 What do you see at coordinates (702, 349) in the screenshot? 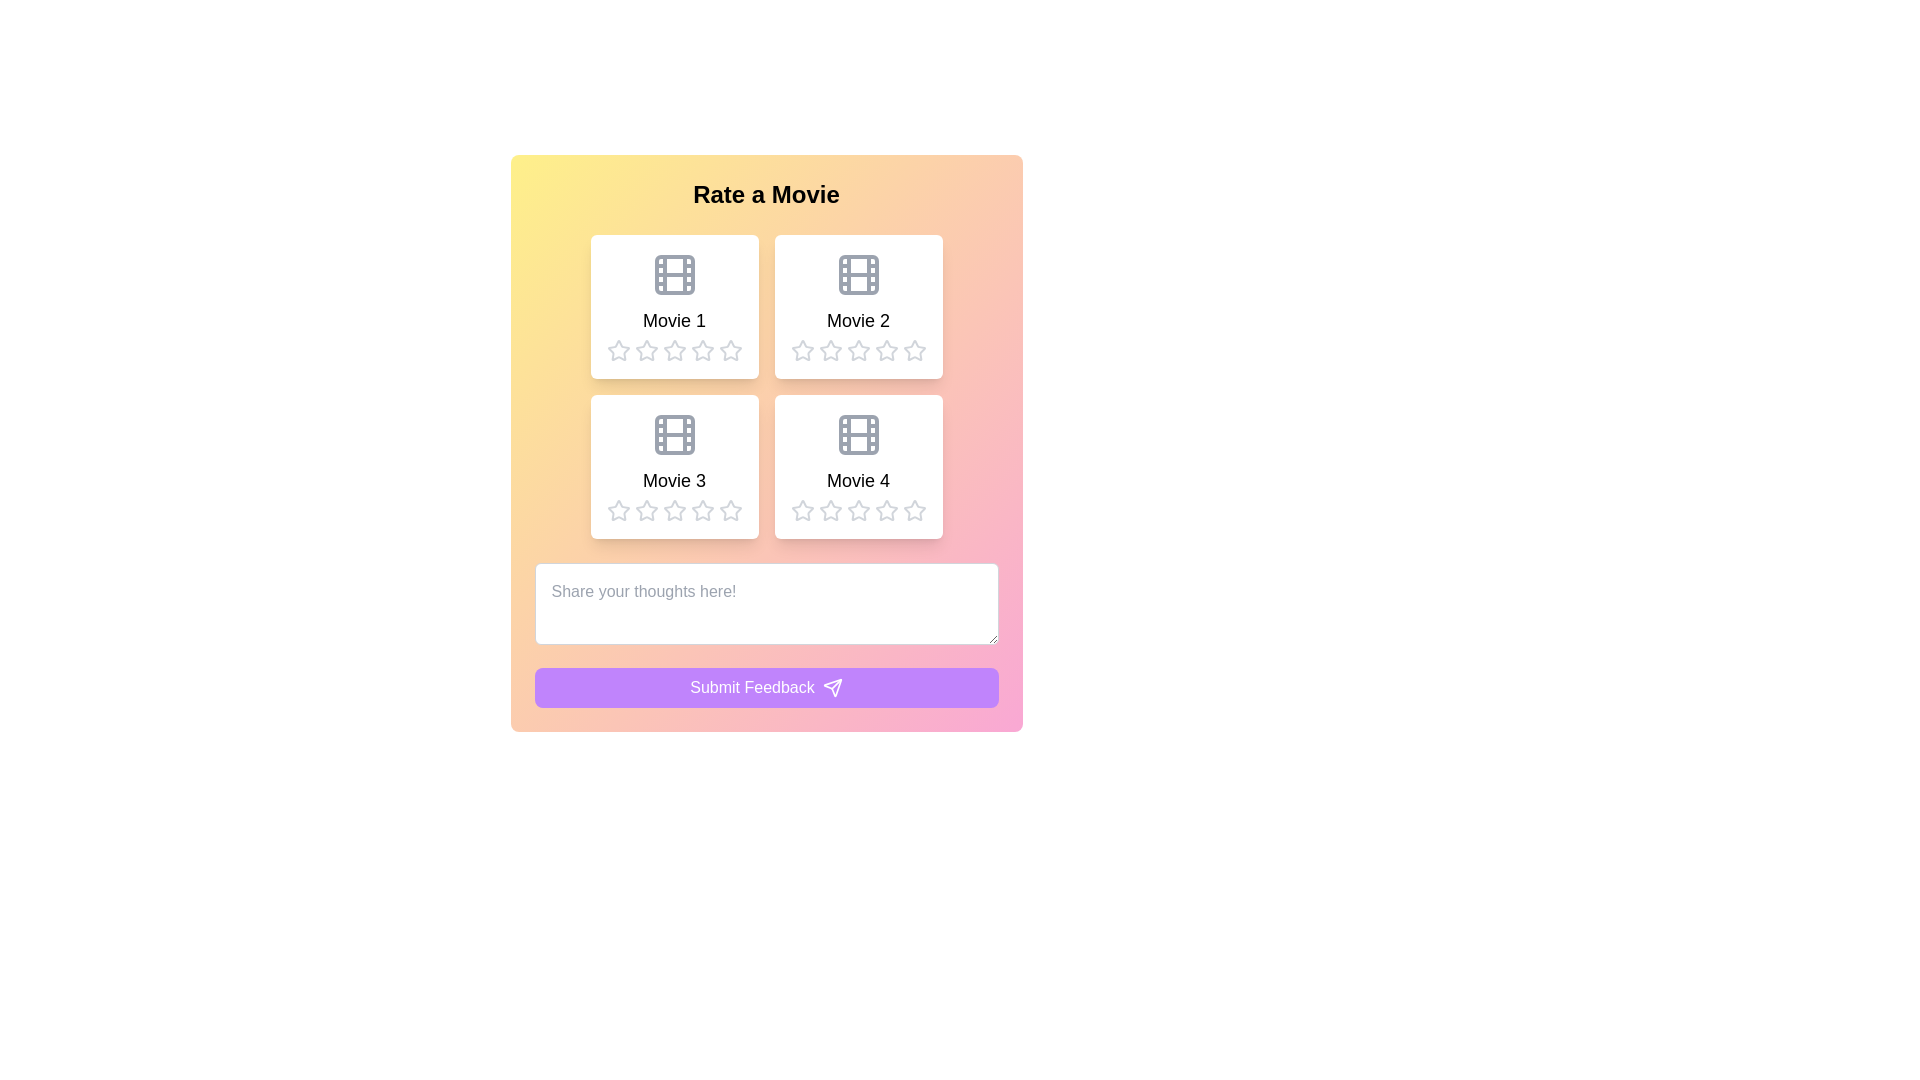
I see `the second star icon in the row of rating stars to set a two-star rating for the associated movie` at bounding box center [702, 349].